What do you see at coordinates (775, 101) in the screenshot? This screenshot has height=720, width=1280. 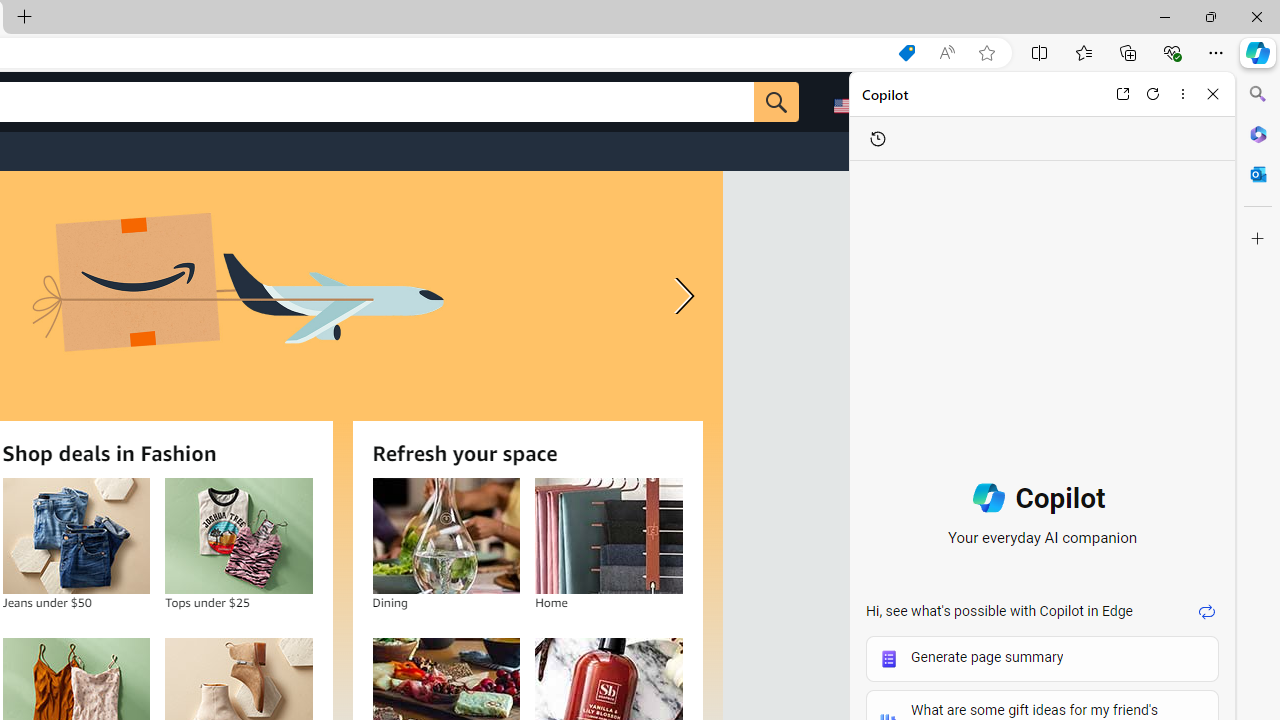 I see `'Go'` at bounding box center [775, 101].